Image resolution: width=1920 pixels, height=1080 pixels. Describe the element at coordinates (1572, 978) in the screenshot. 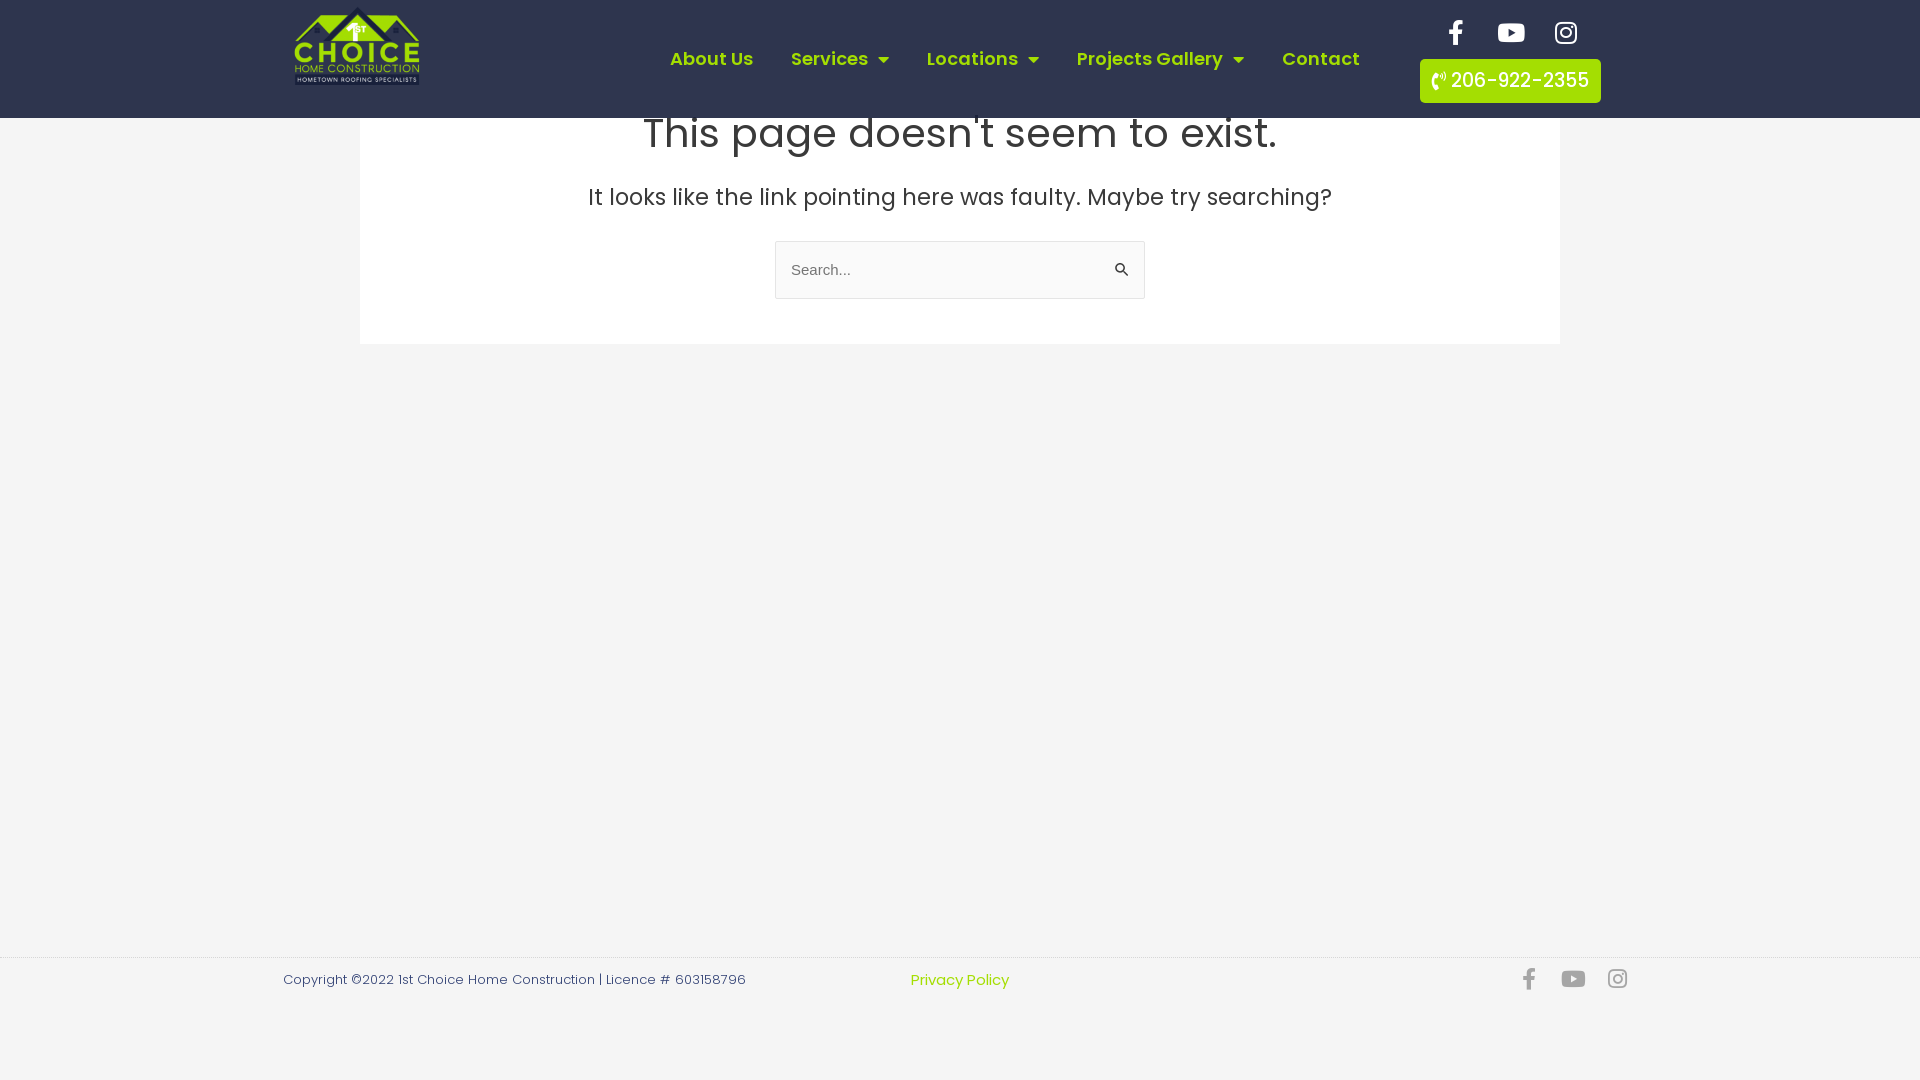

I see `'Youtube'` at that location.